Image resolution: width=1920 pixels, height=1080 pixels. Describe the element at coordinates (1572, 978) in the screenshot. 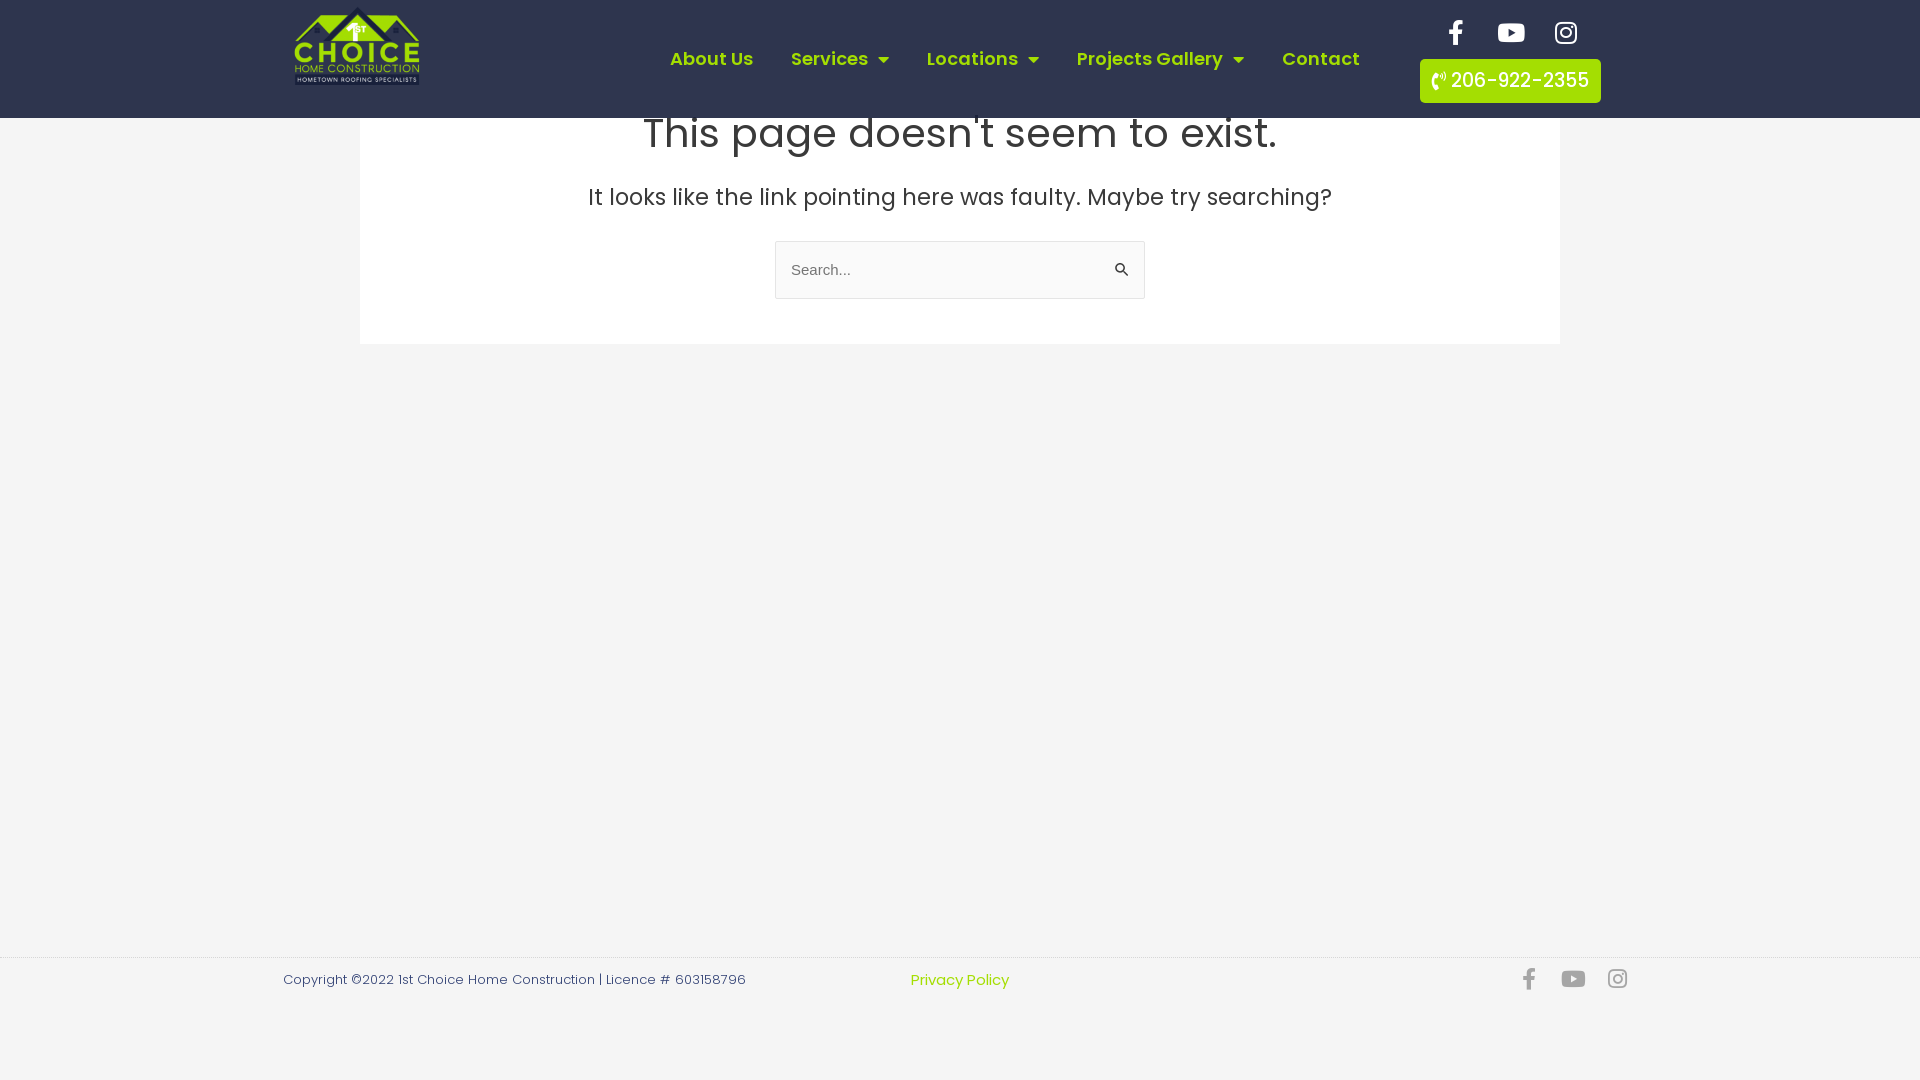

I see `'Youtube'` at that location.